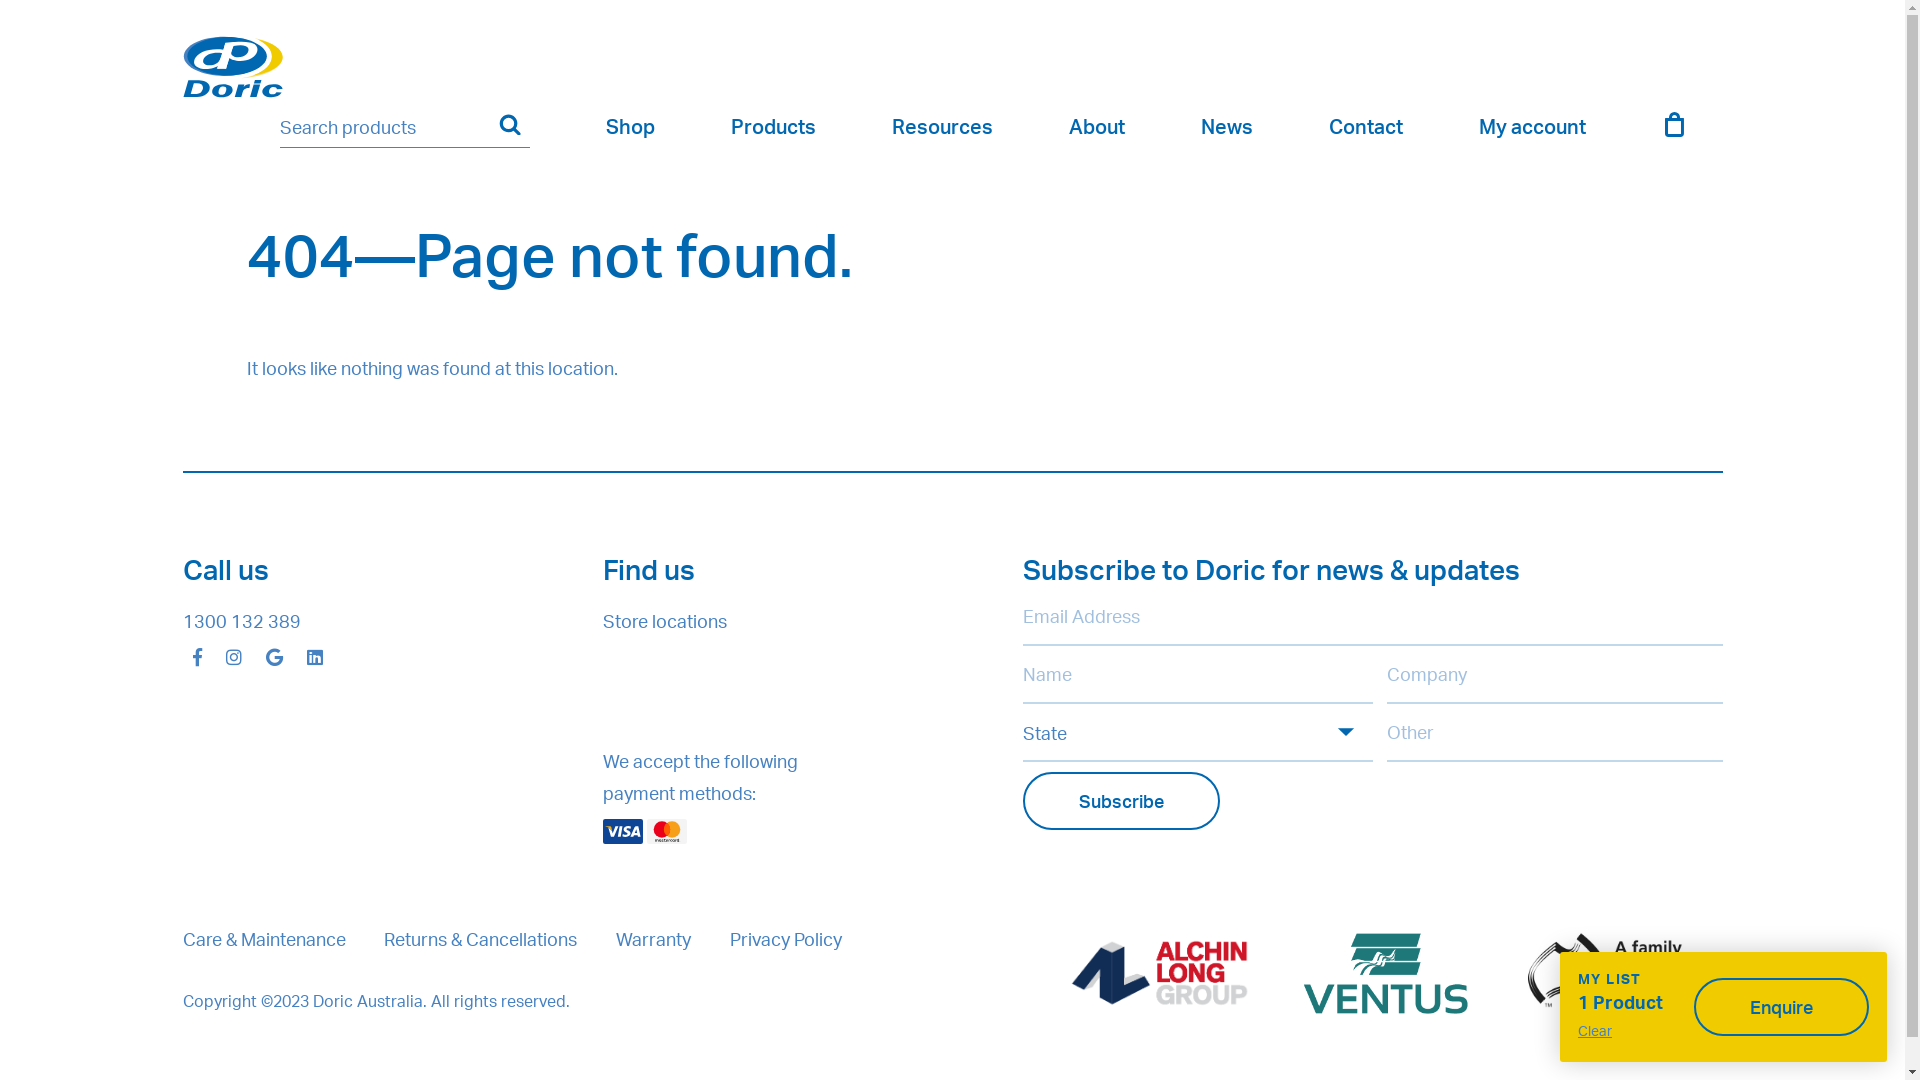 The height and width of the screenshot is (1080, 1920). What do you see at coordinates (785, 938) in the screenshot?
I see `'Privacy Policy'` at bounding box center [785, 938].